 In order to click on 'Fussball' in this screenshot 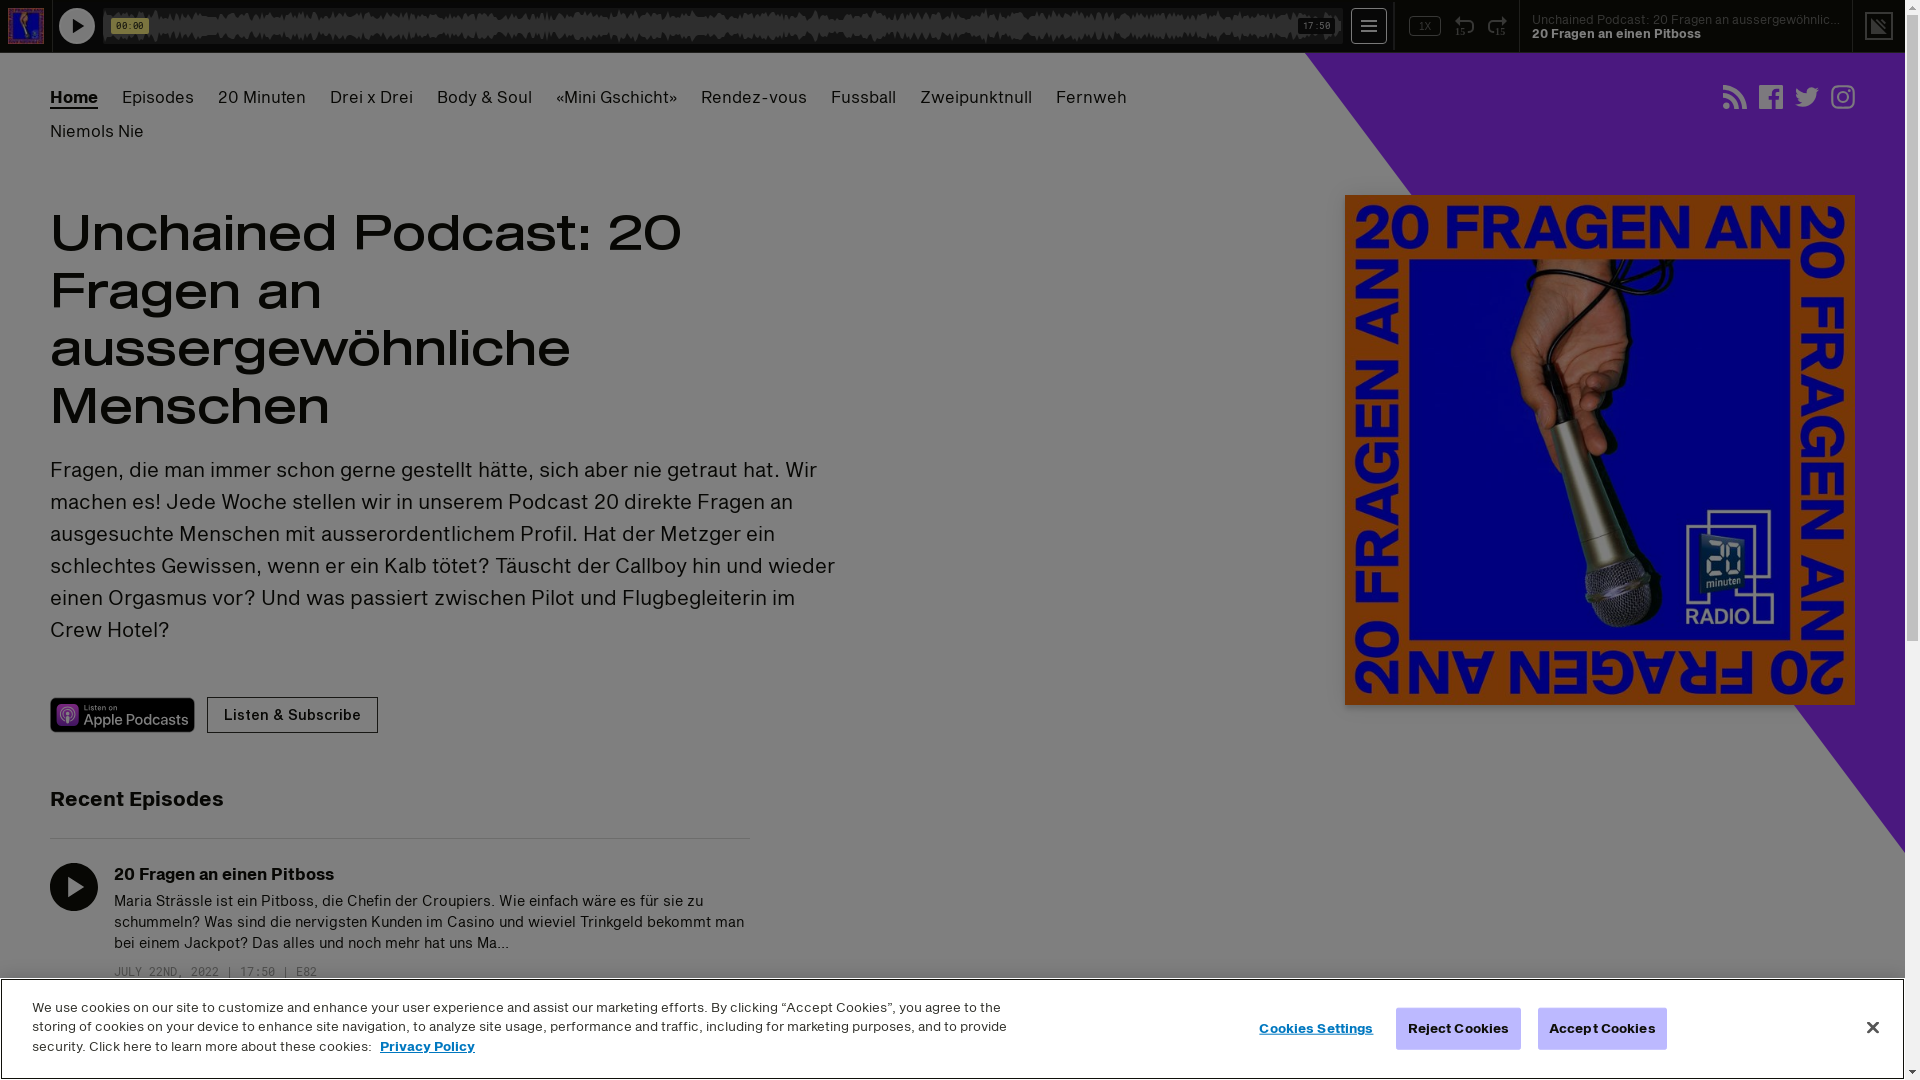, I will do `click(830, 96)`.